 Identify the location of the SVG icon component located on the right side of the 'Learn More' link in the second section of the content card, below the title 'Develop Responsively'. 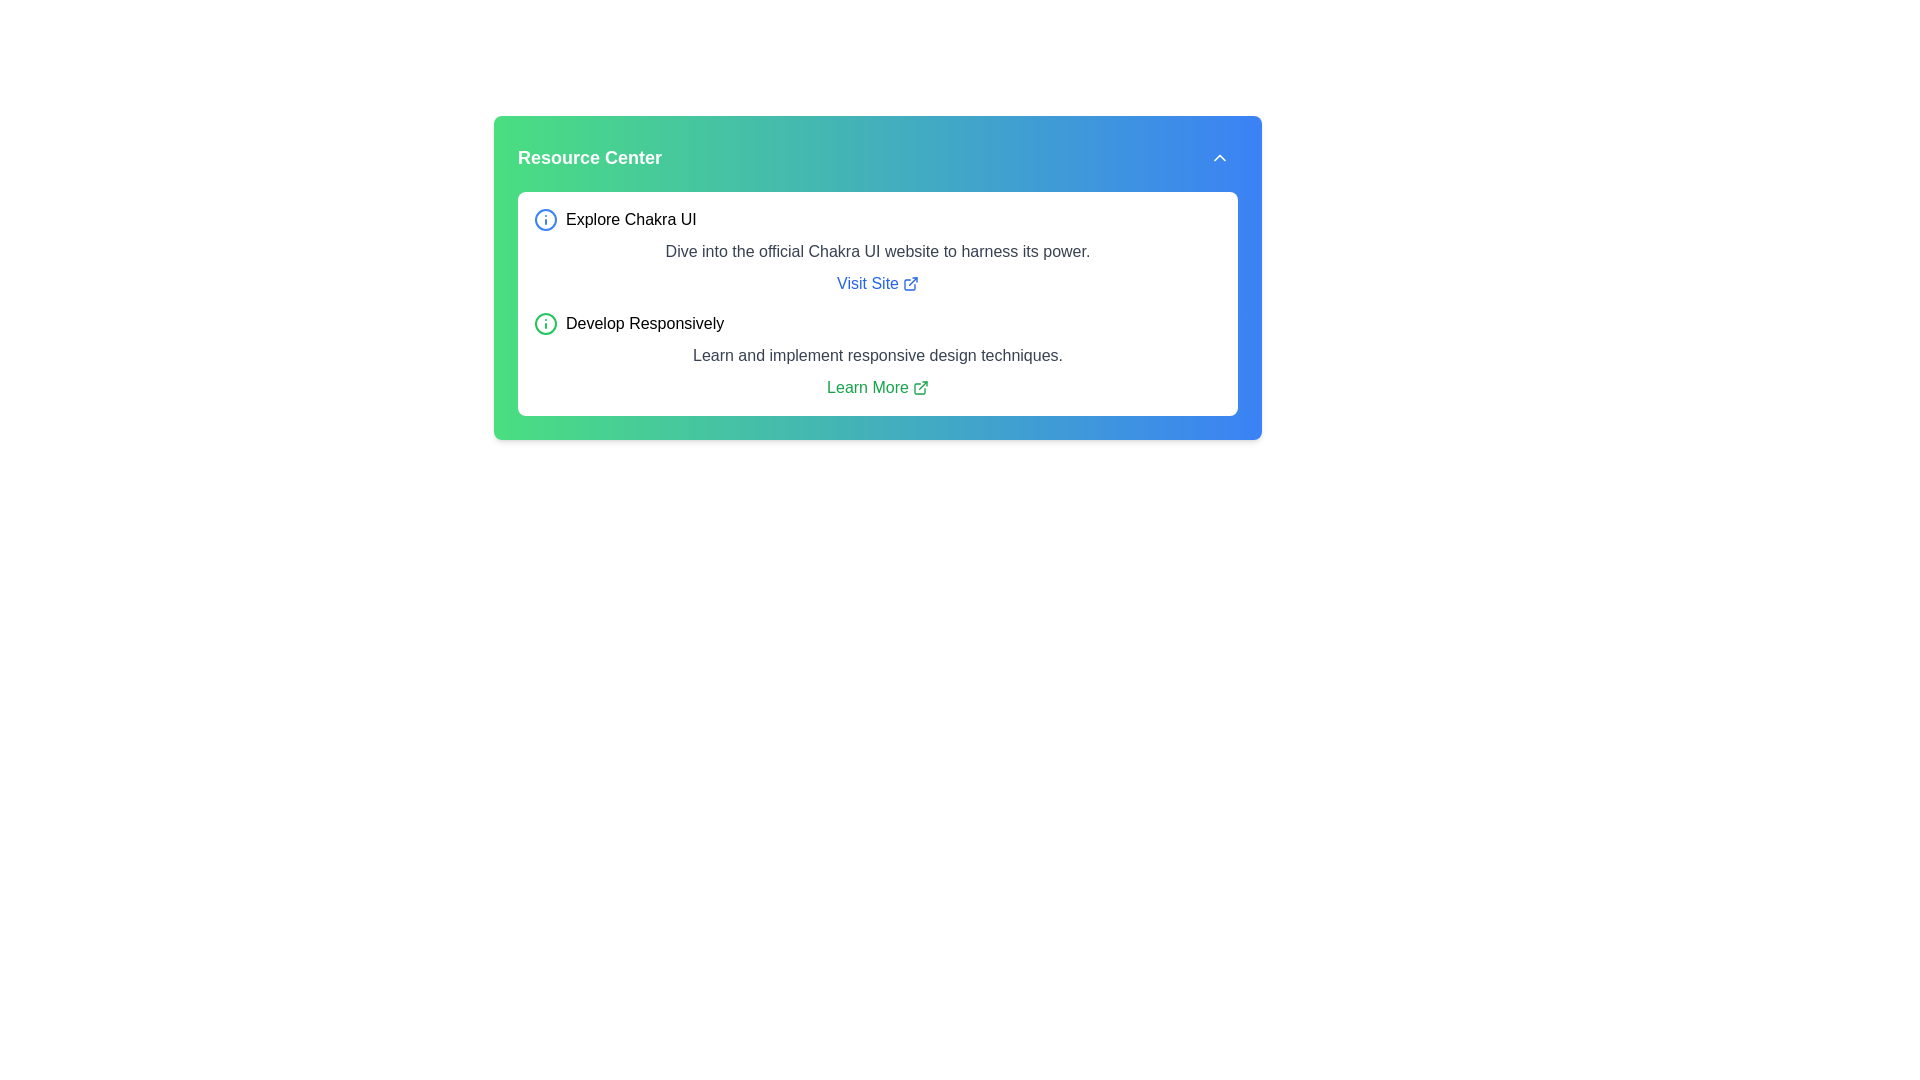
(918, 389).